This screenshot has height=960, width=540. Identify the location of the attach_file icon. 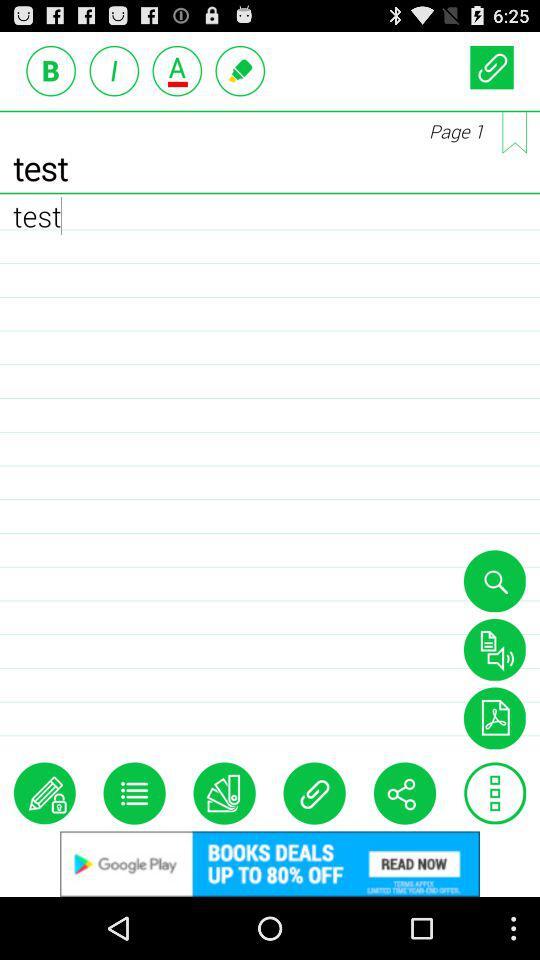
(490, 71).